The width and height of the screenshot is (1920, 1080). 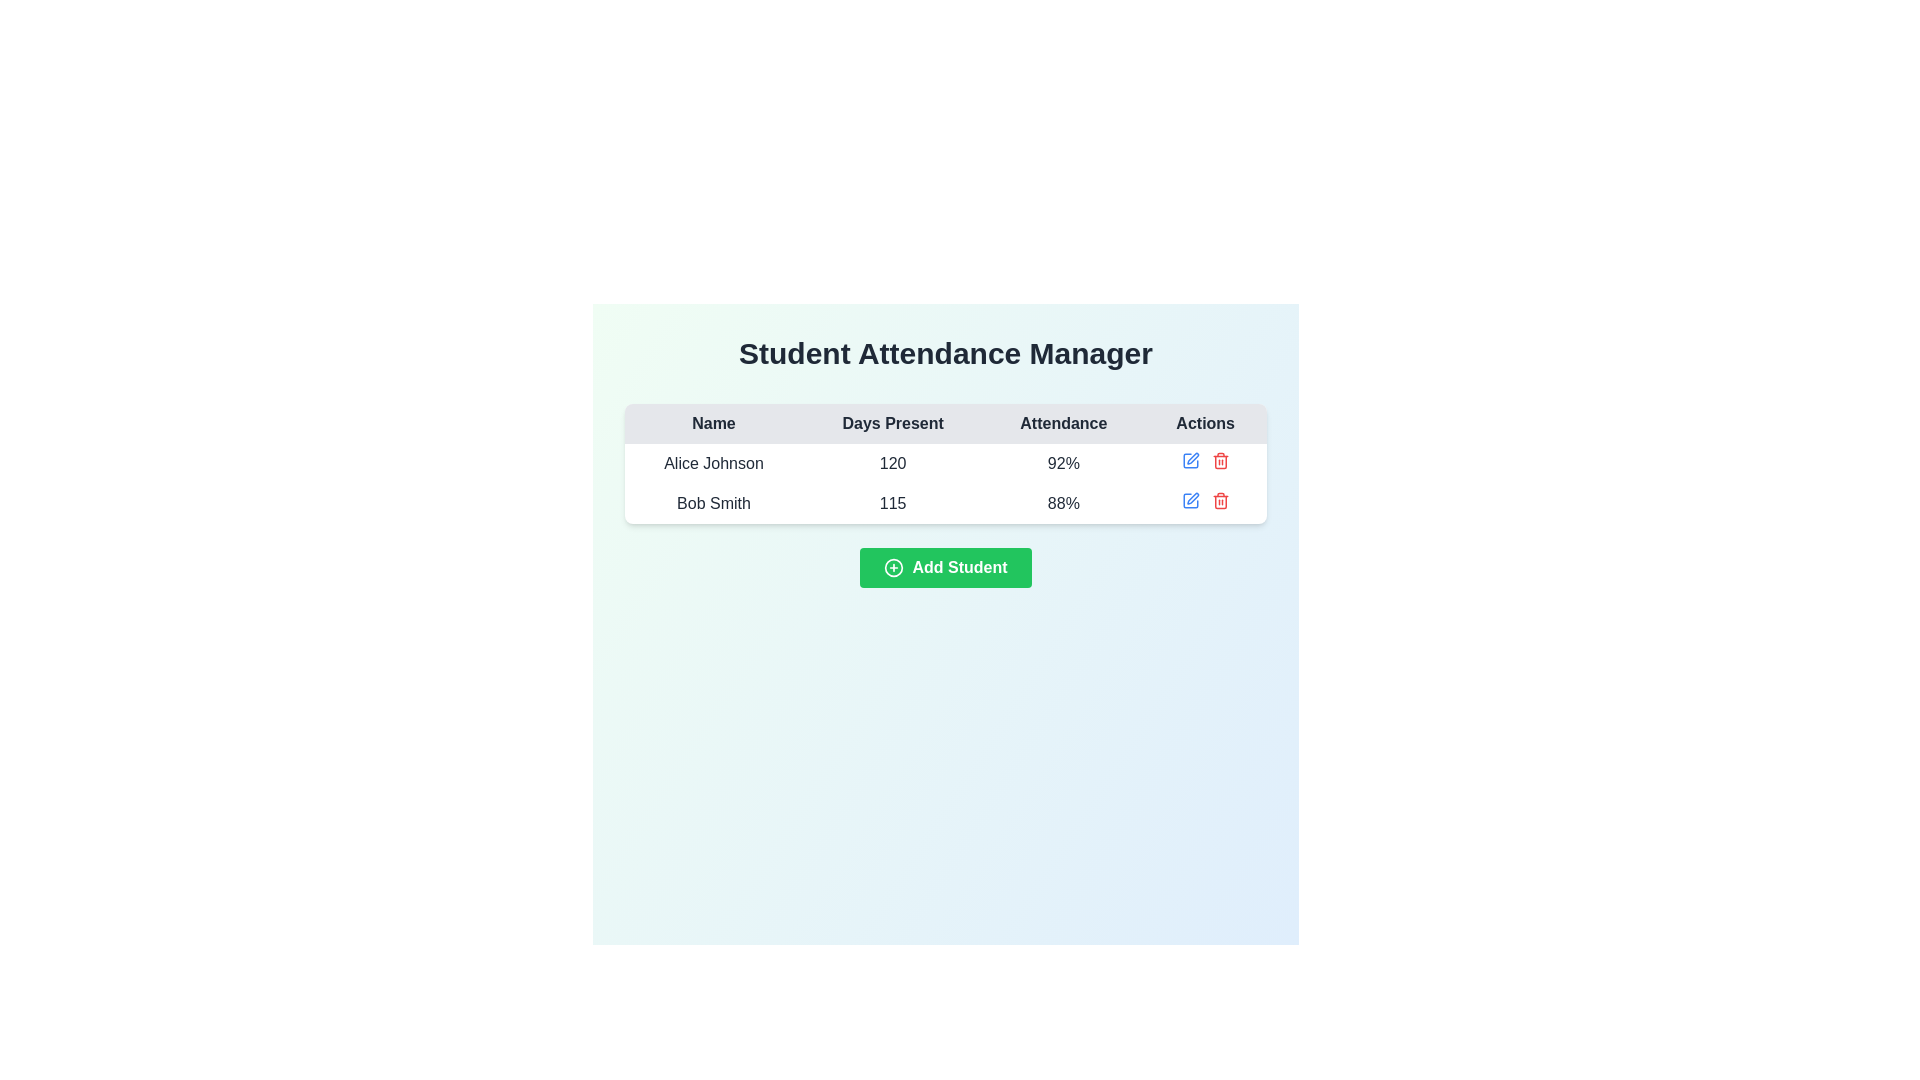 I want to click on the 'Attendance' text label located in the header row of the table, which is the third header between 'Days Present' and 'Actions', so click(x=1062, y=423).